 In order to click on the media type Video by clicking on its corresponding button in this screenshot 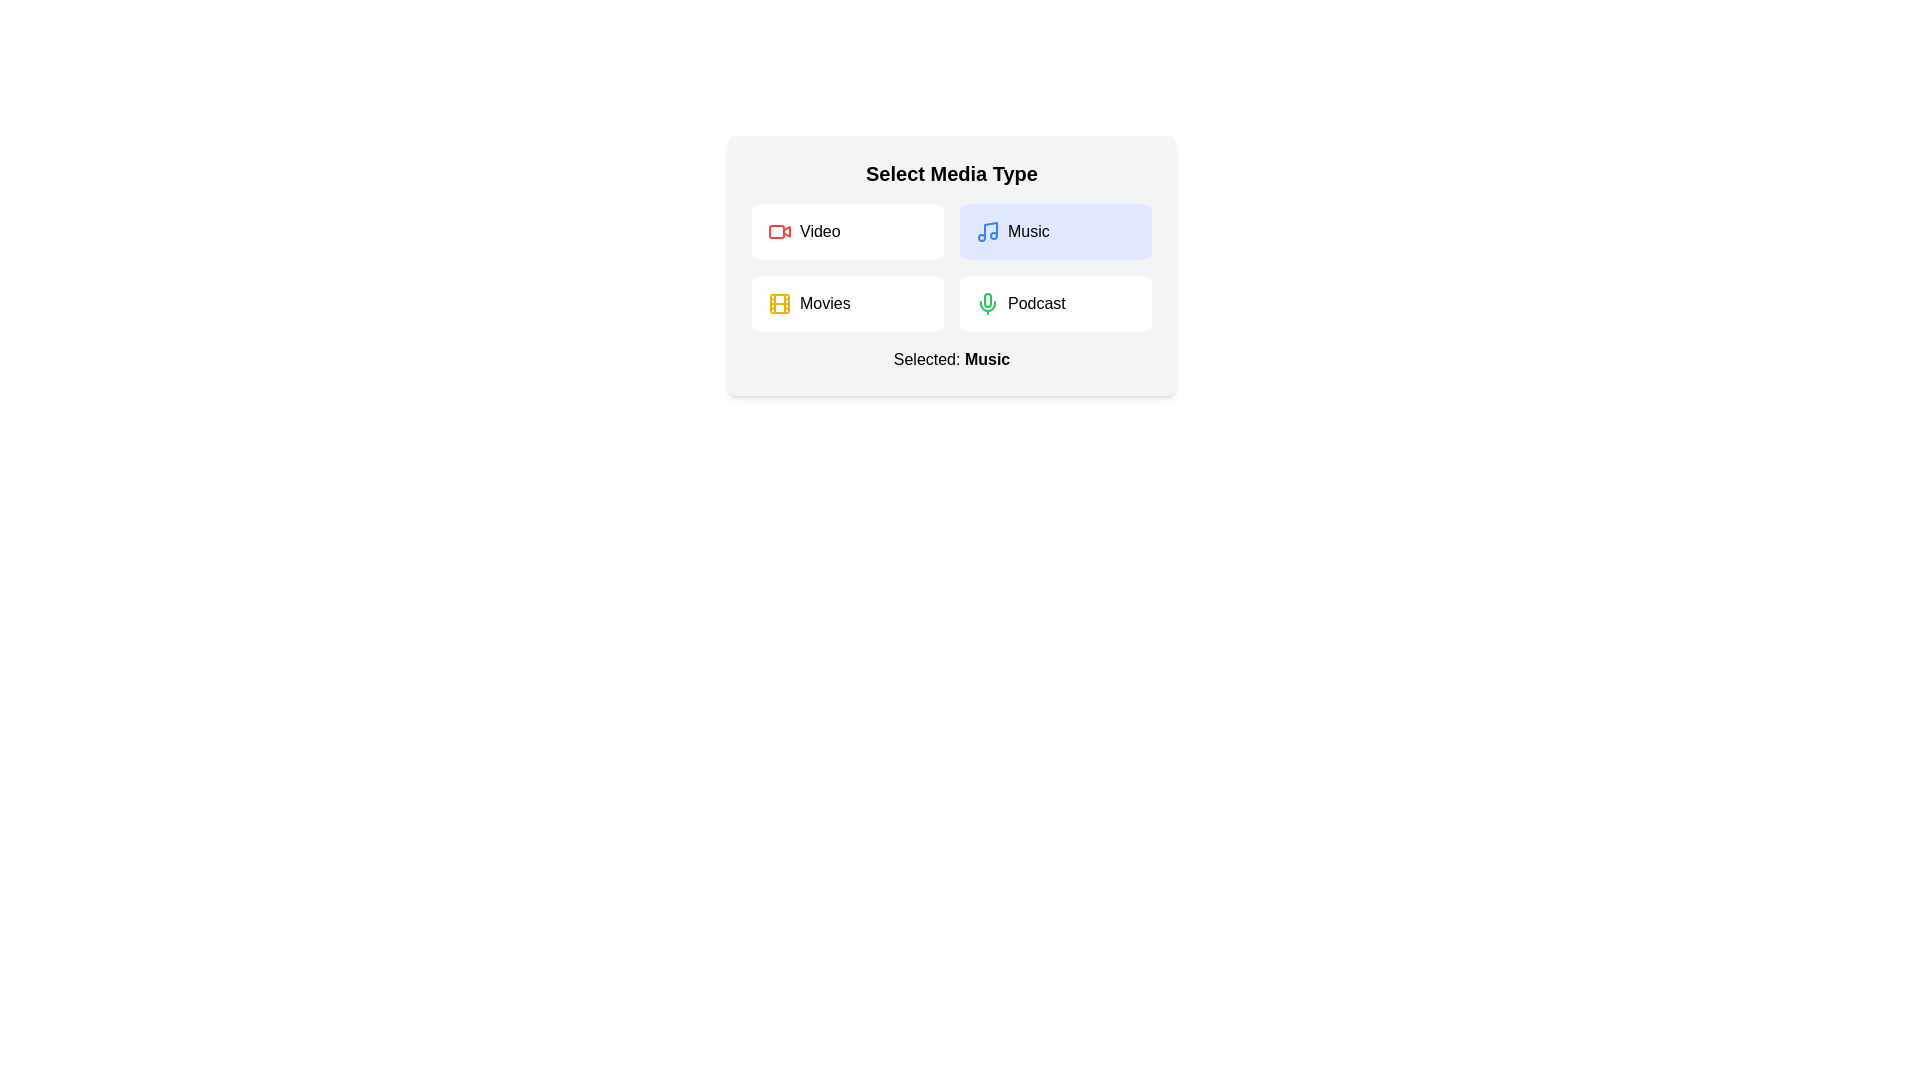, I will do `click(848, 230)`.